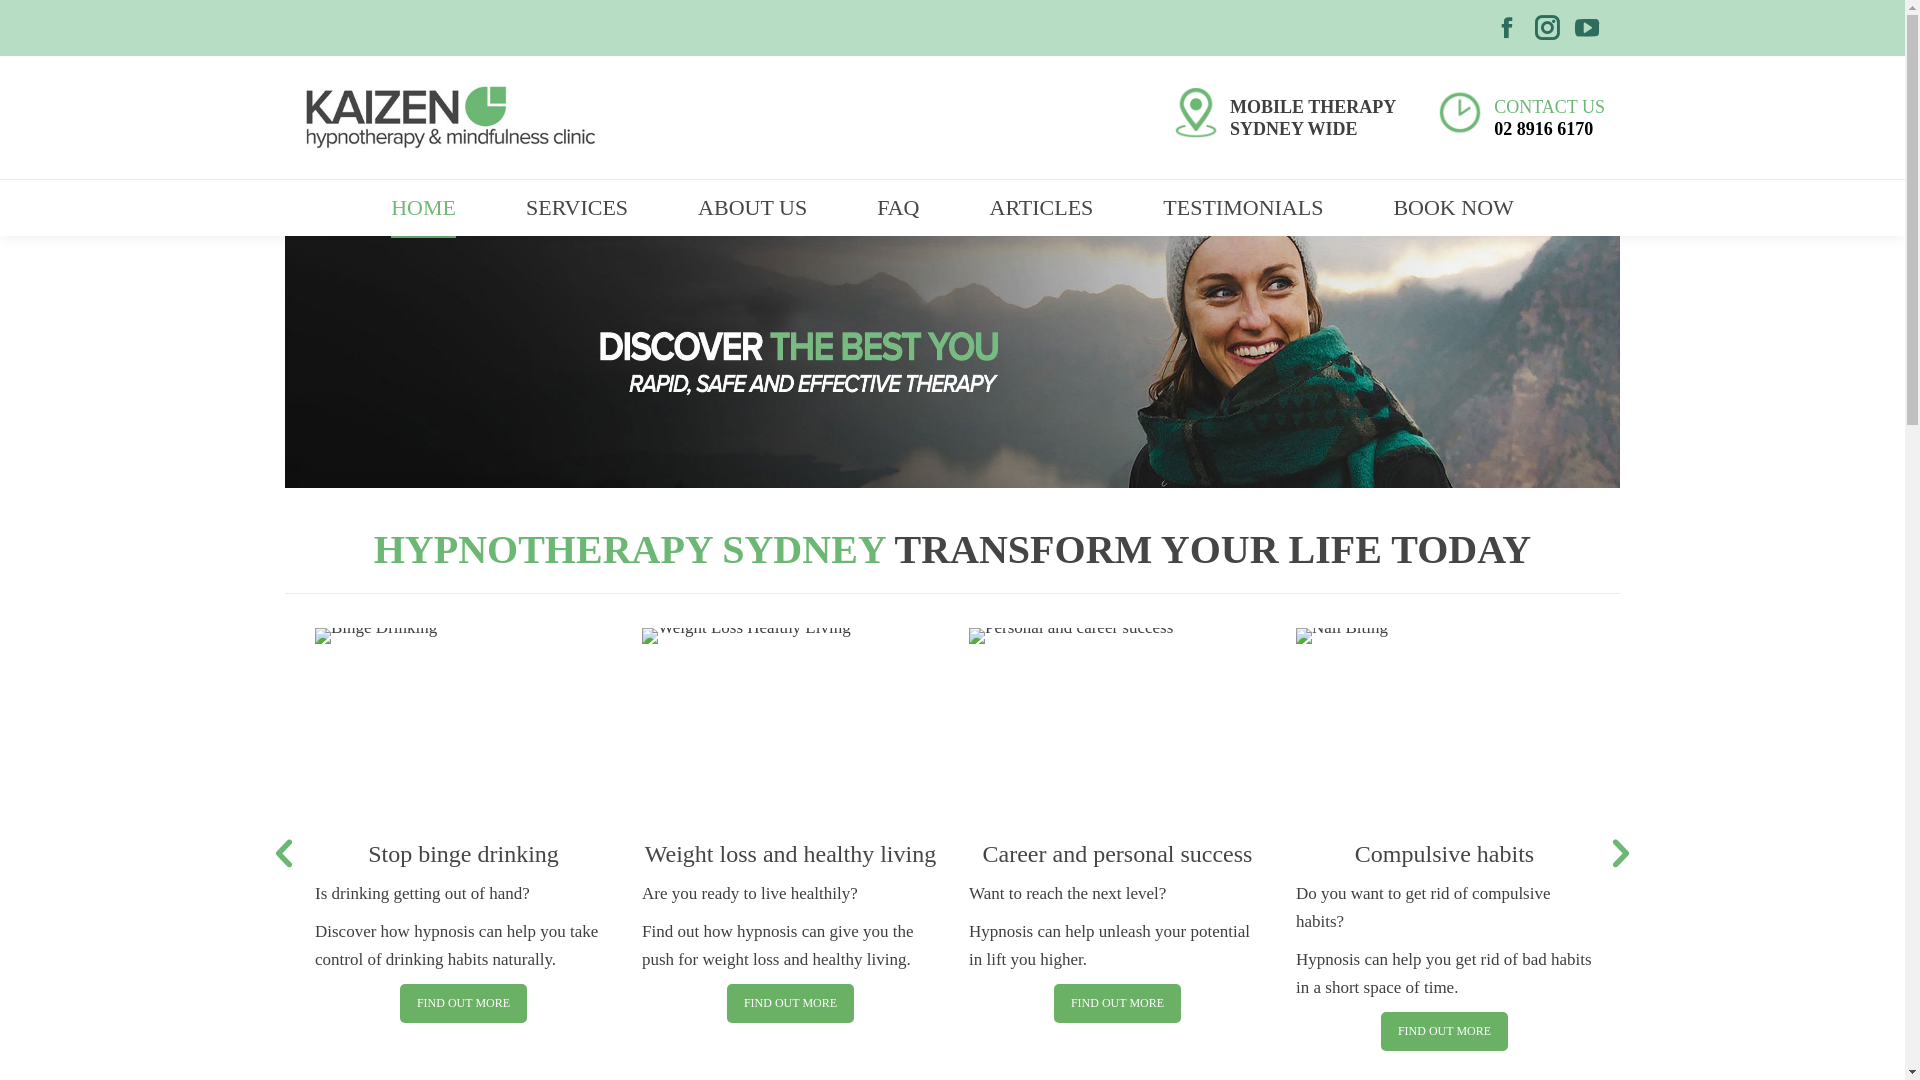 The width and height of the screenshot is (1920, 1080). What do you see at coordinates (751, 208) in the screenshot?
I see `'ABOUT US'` at bounding box center [751, 208].